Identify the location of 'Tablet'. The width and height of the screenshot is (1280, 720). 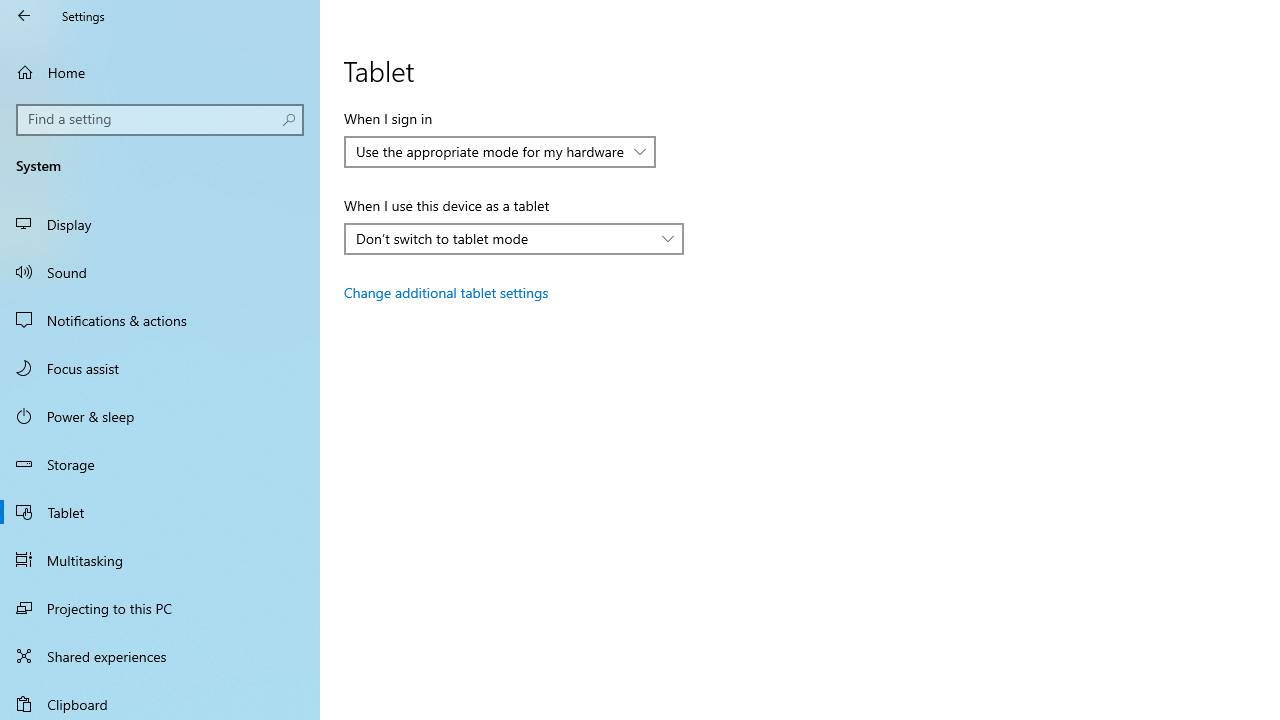
(160, 510).